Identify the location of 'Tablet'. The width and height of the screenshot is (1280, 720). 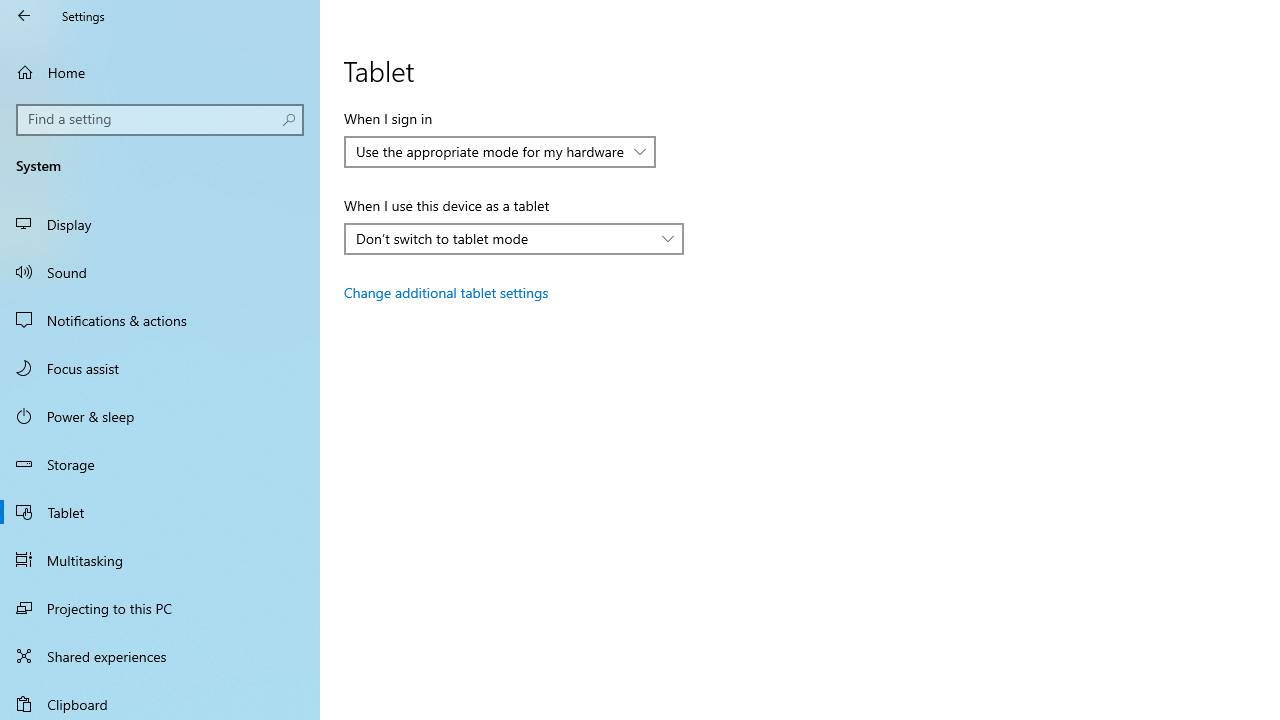
(160, 510).